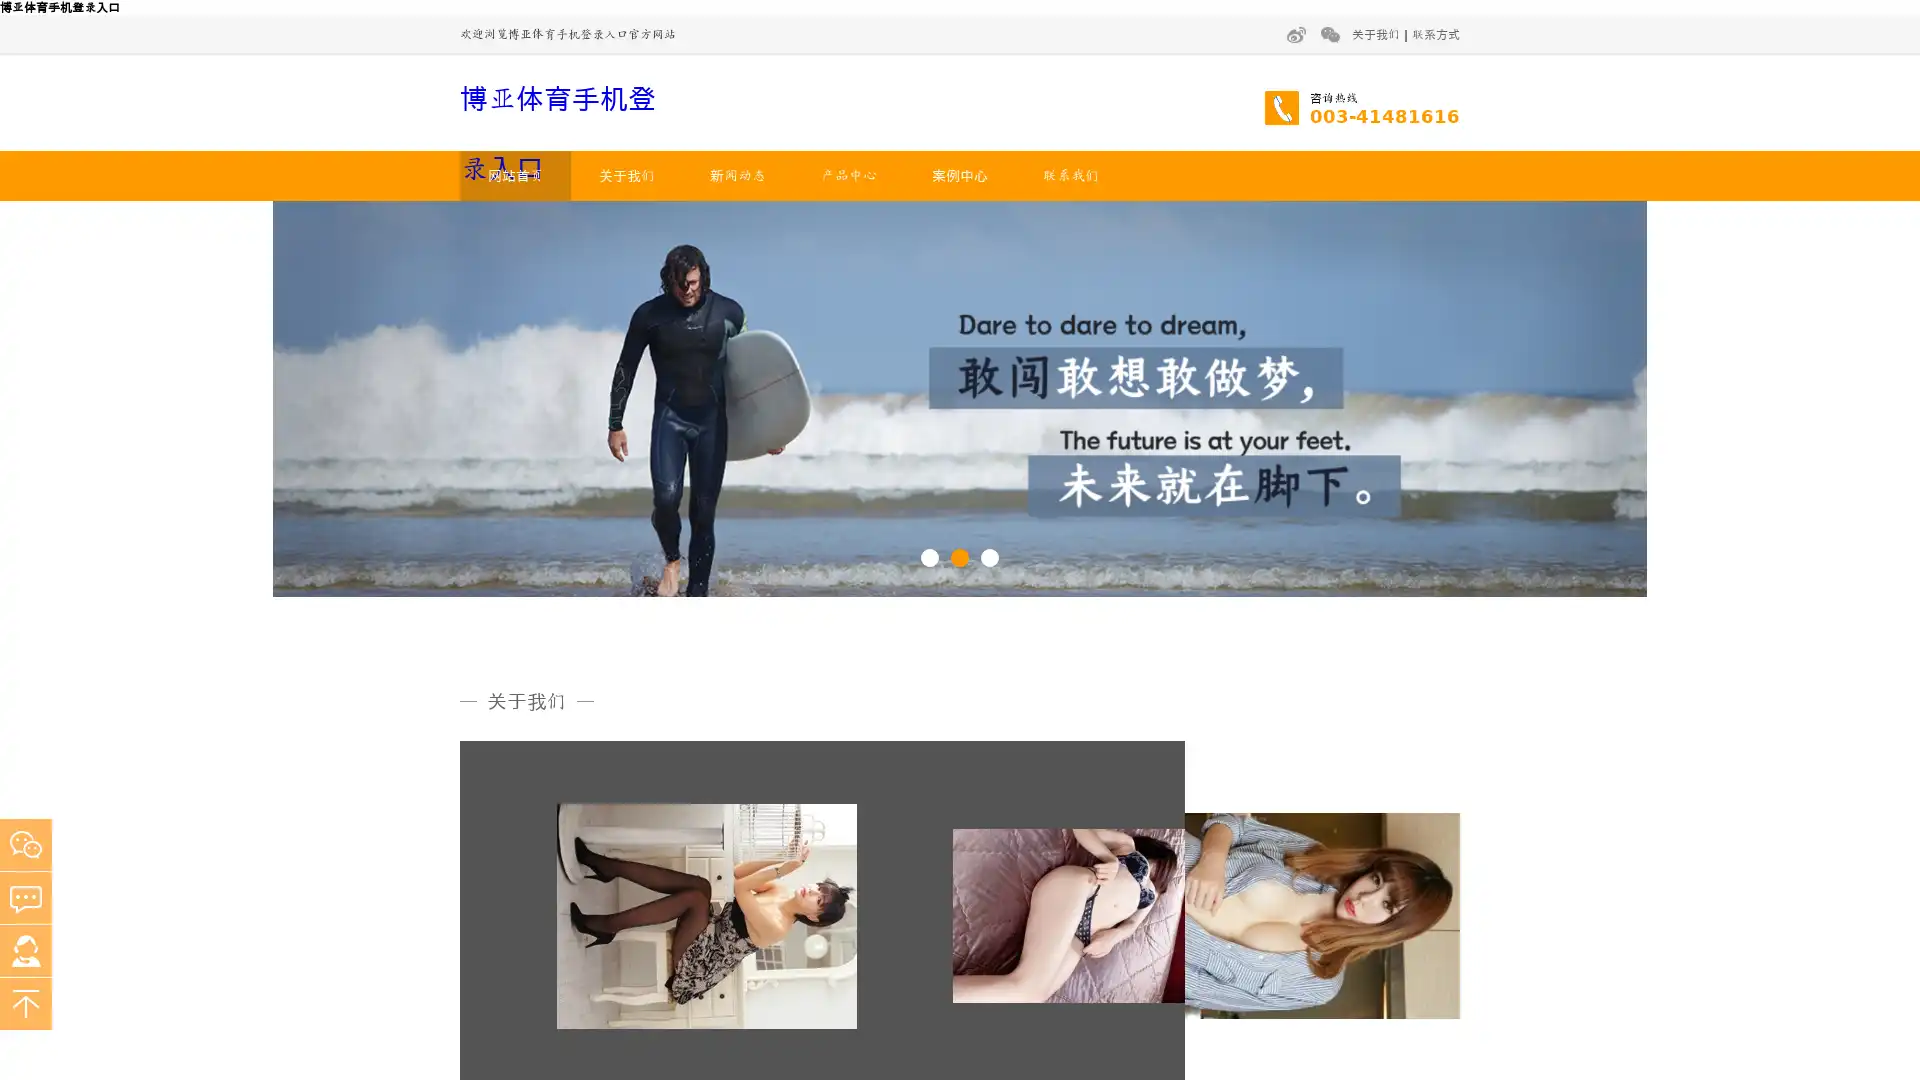 The height and width of the screenshot is (1080, 1920). Describe the element at coordinates (989, 556) in the screenshot. I see `3` at that location.